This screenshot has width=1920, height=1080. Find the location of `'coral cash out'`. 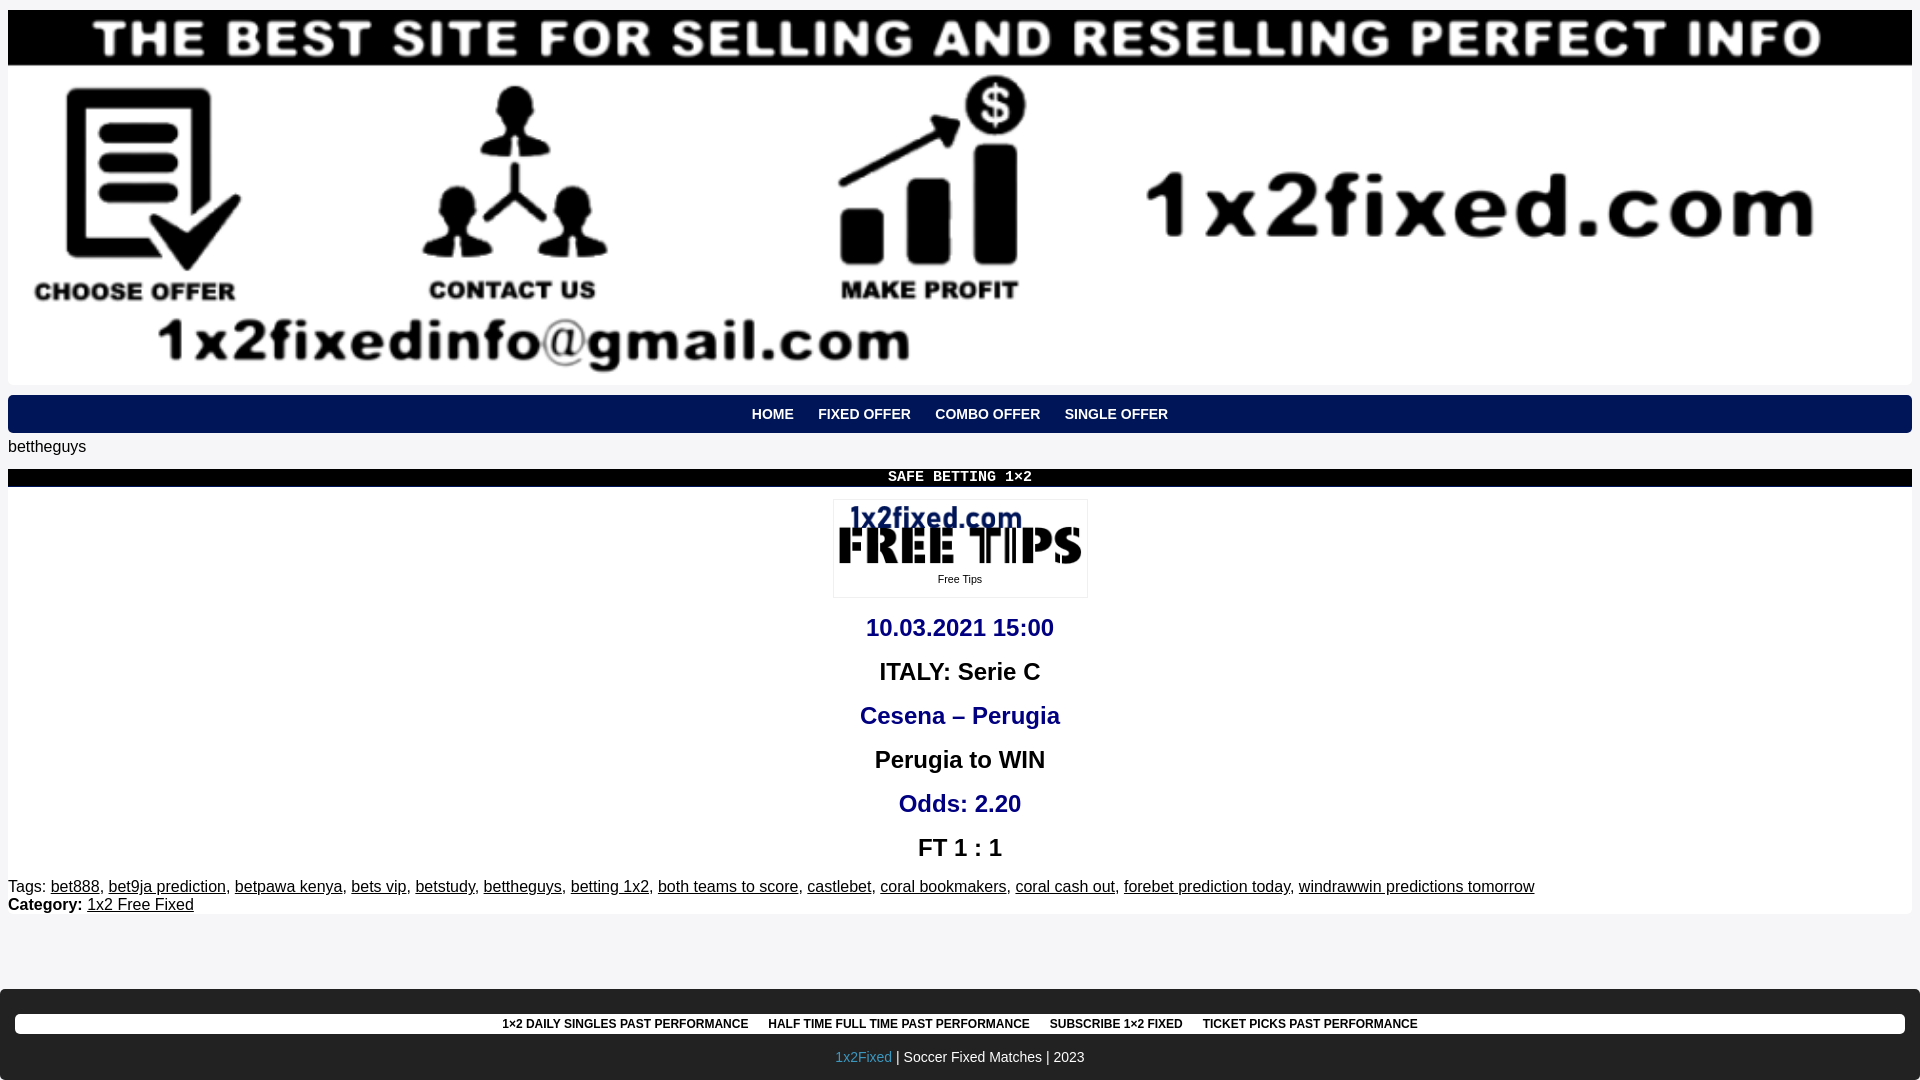

'coral cash out' is located at coordinates (1064, 885).